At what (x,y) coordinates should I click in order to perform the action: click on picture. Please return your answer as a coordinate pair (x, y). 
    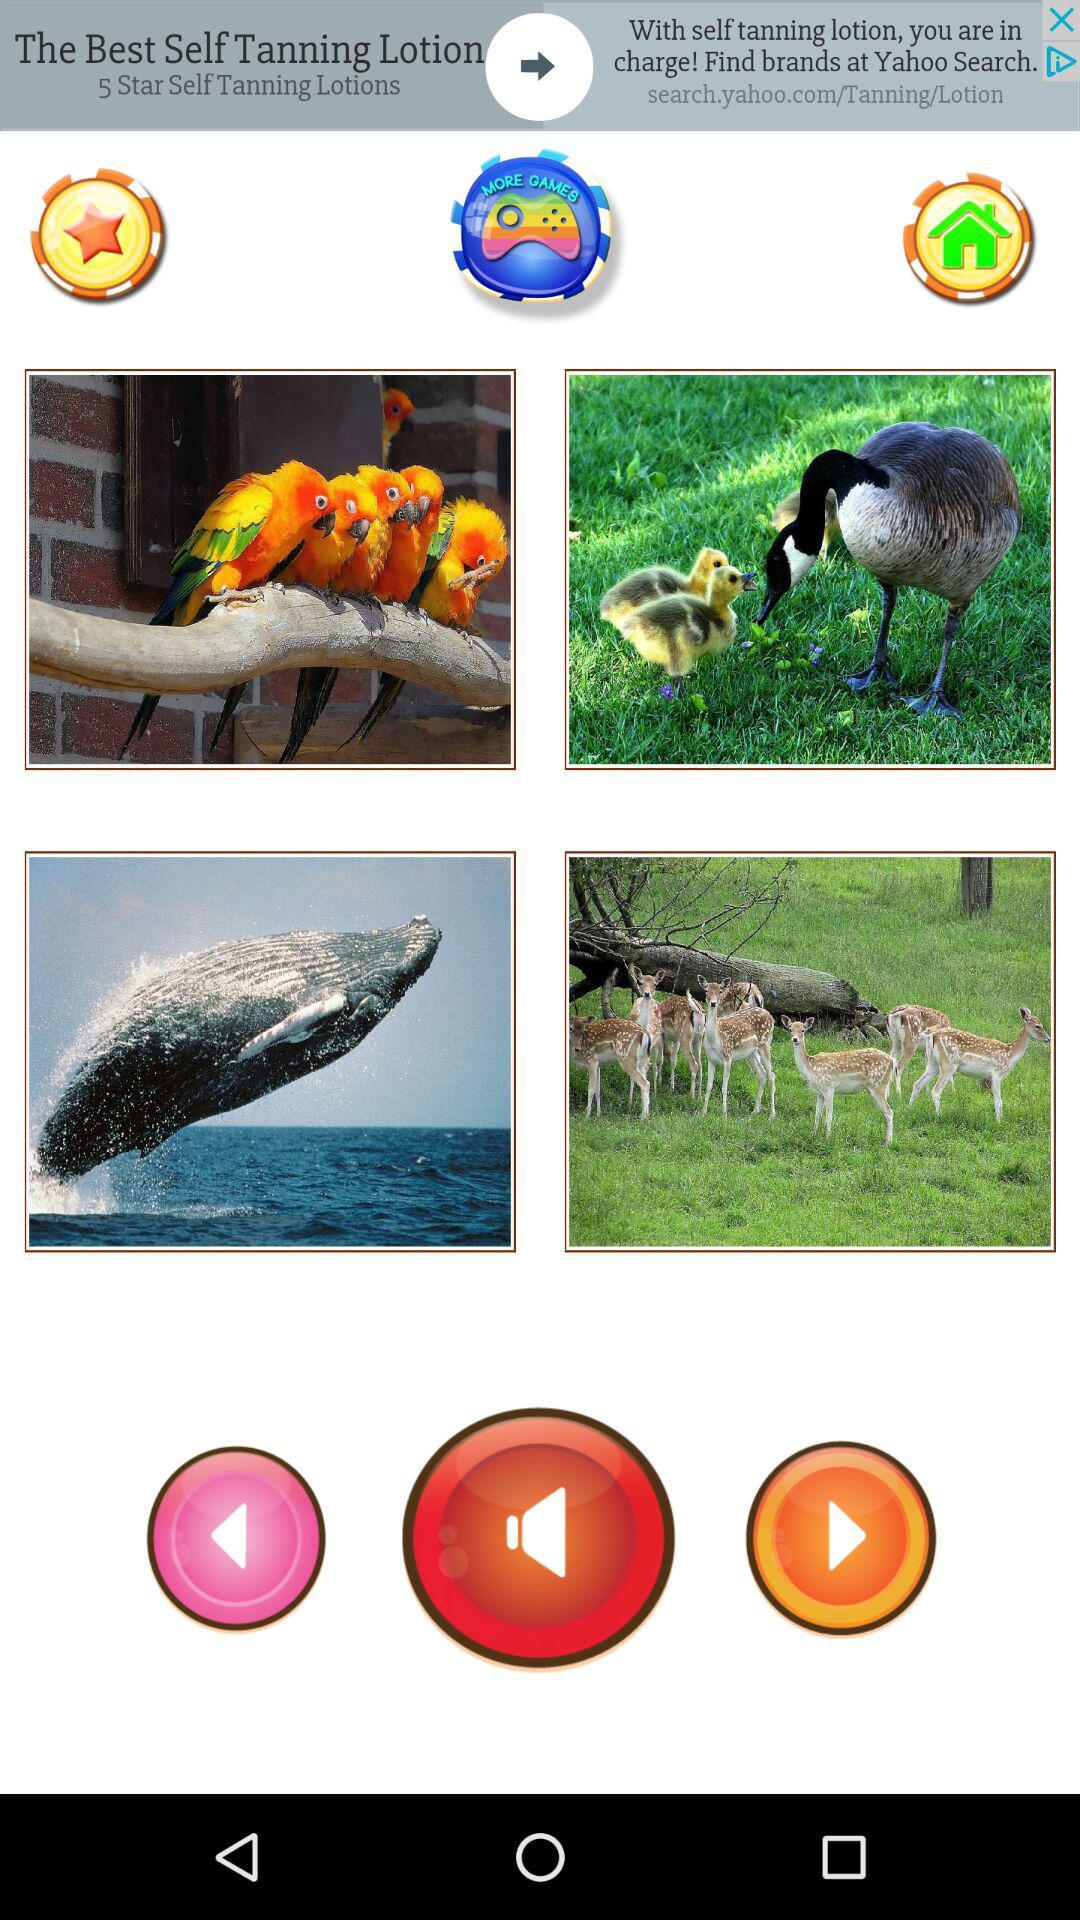
    Looking at the image, I should click on (810, 1050).